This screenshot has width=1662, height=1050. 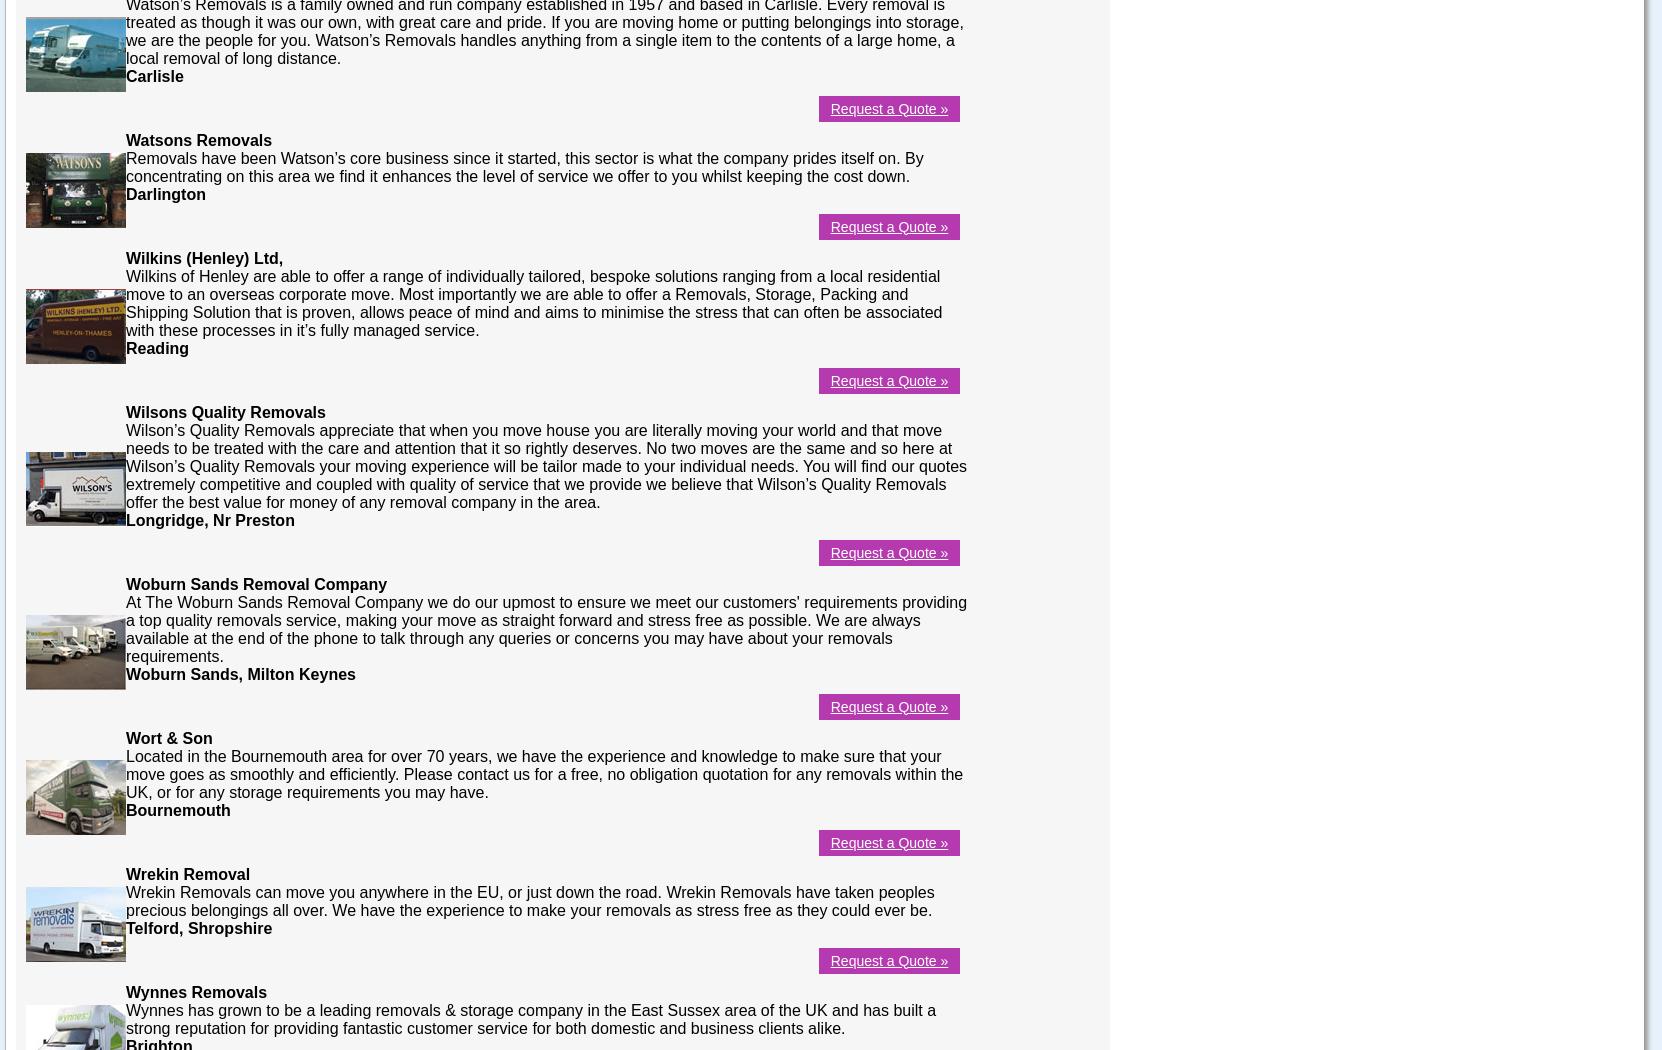 What do you see at coordinates (125, 736) in the screenshot?
I see `'Wort & Son'` at bounding box center [125, 736].